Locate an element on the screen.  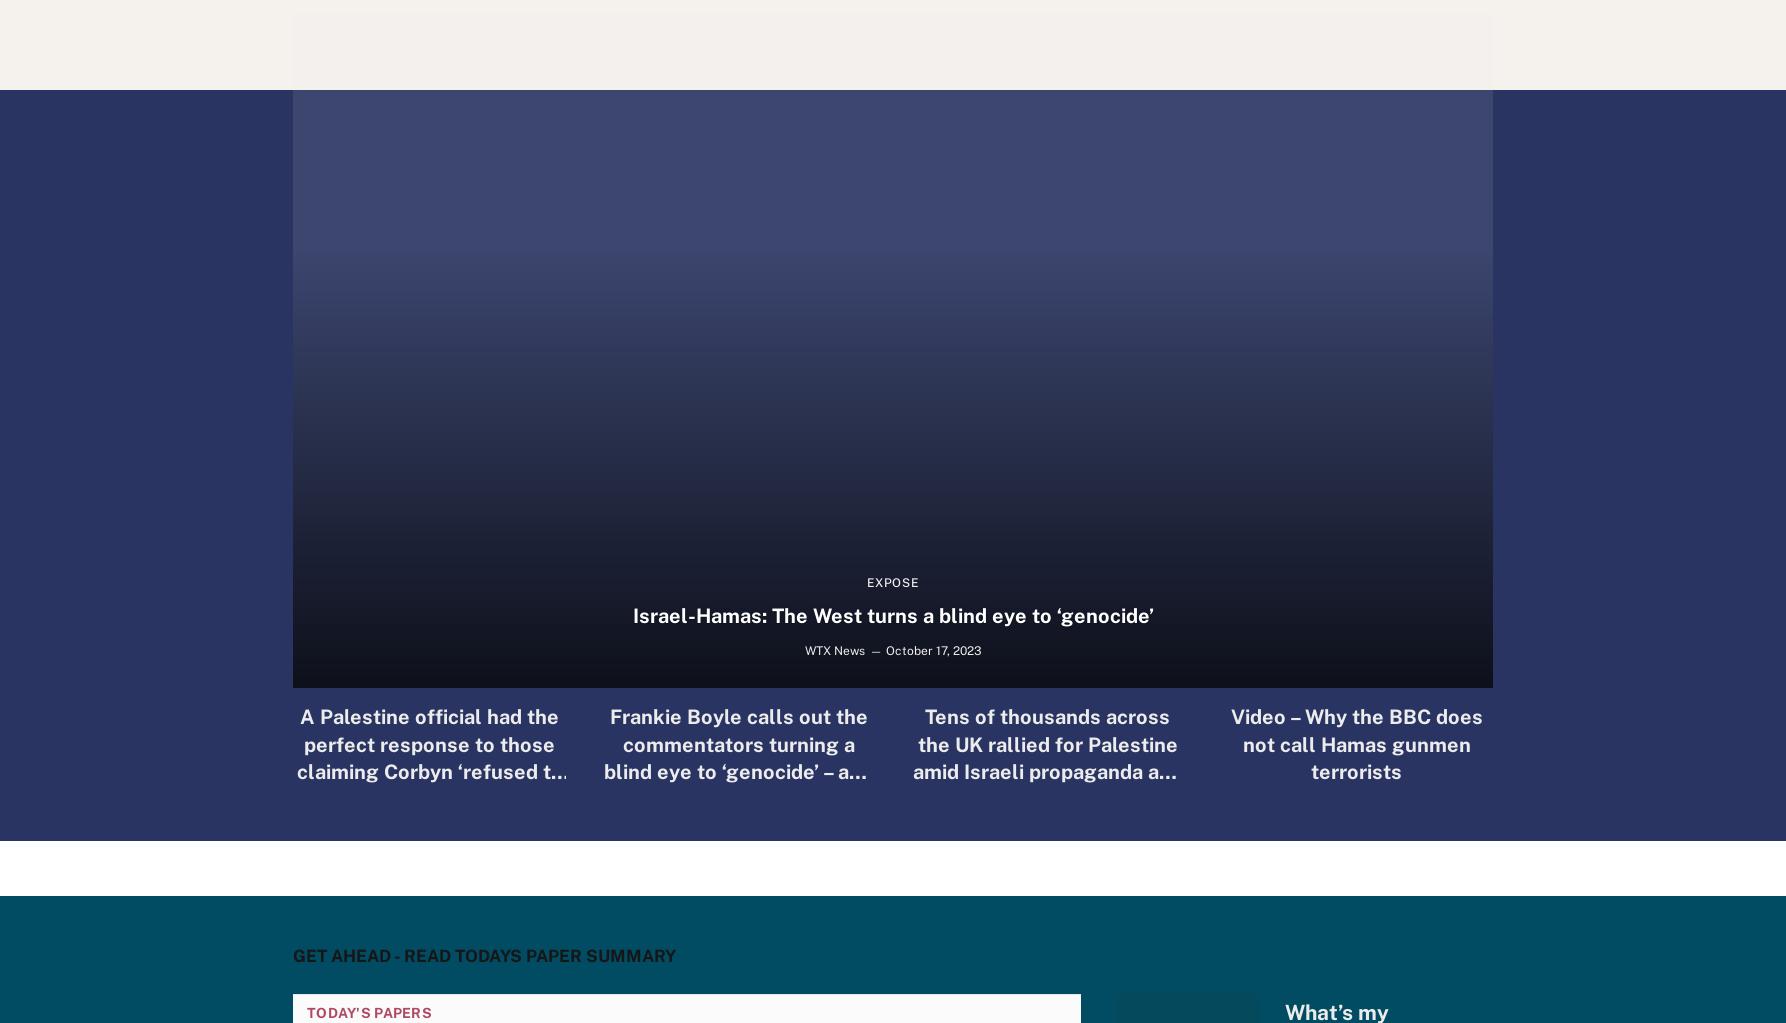
'Today's Papers' is located at coordinates (307, 1011).